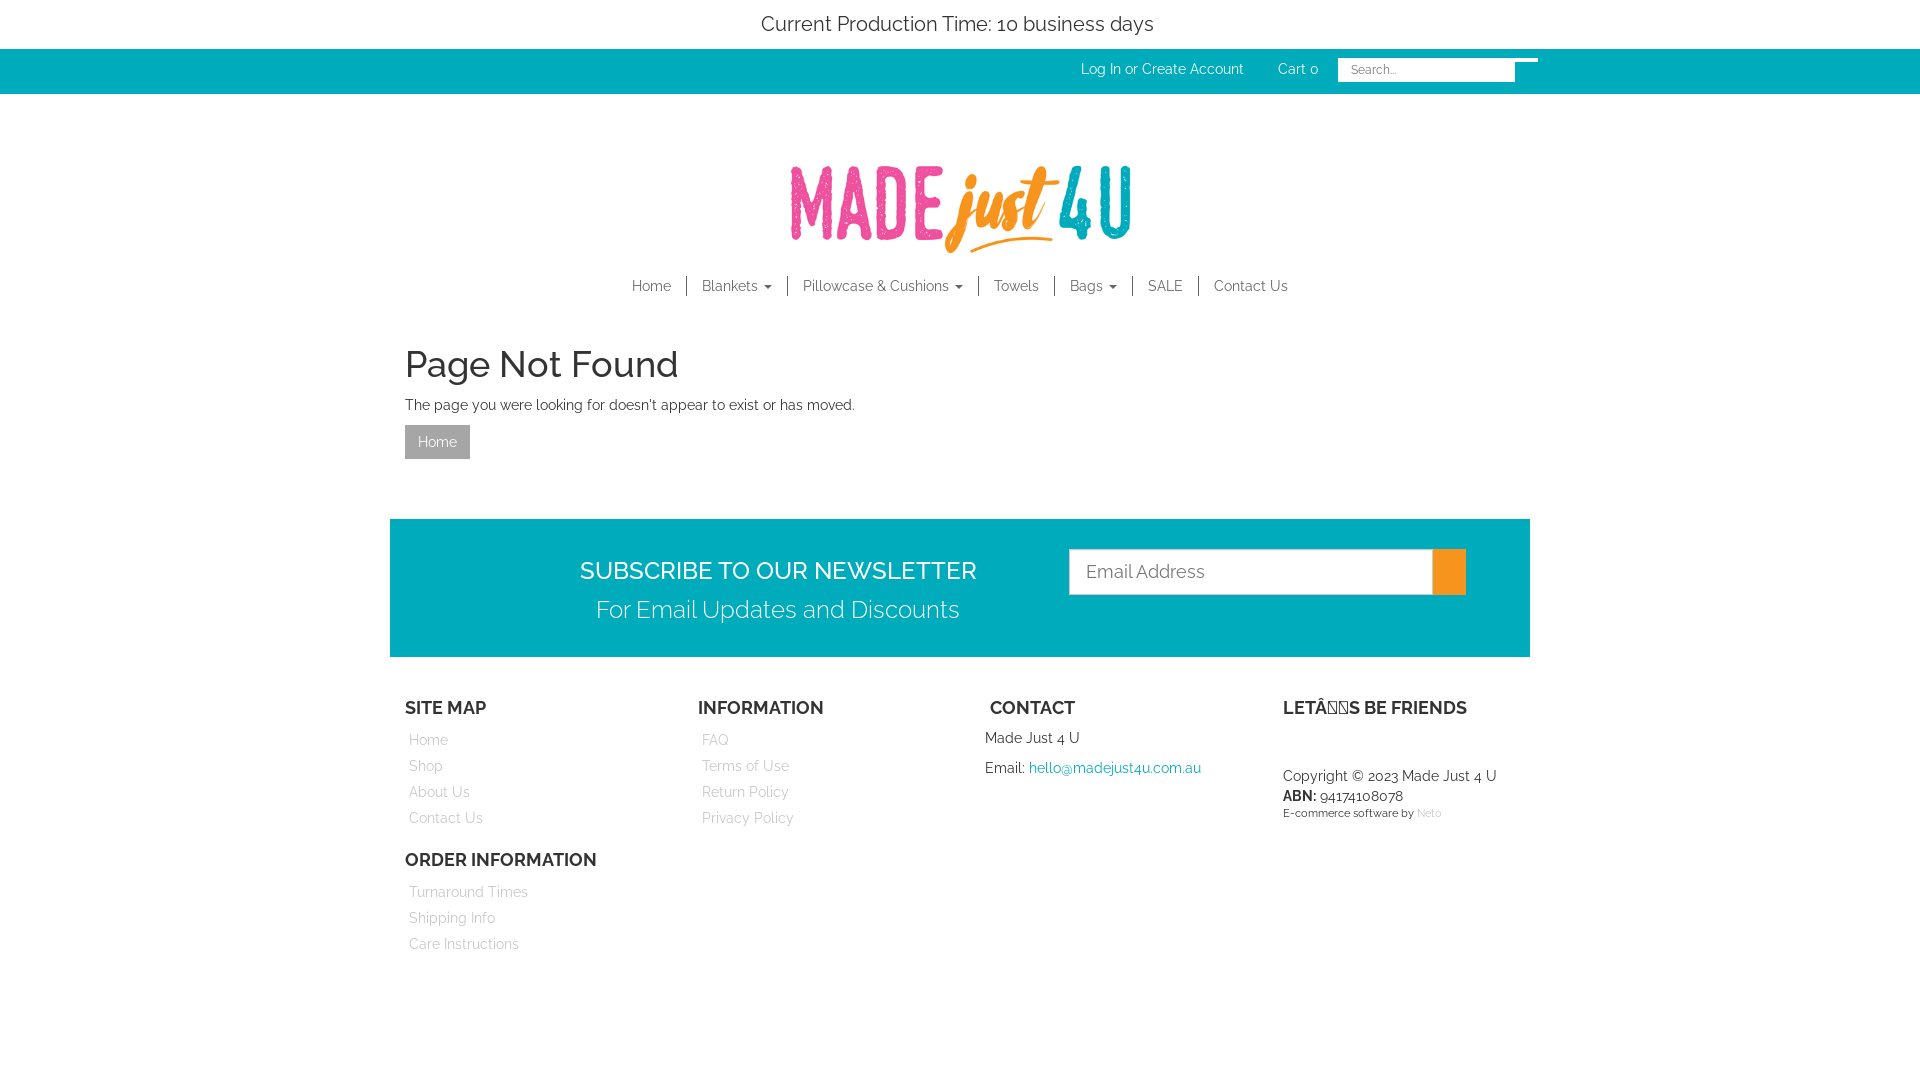 The width and height of the screenshot is (1920, 1080). I want to click on 'FAQ', so click(681, 740).